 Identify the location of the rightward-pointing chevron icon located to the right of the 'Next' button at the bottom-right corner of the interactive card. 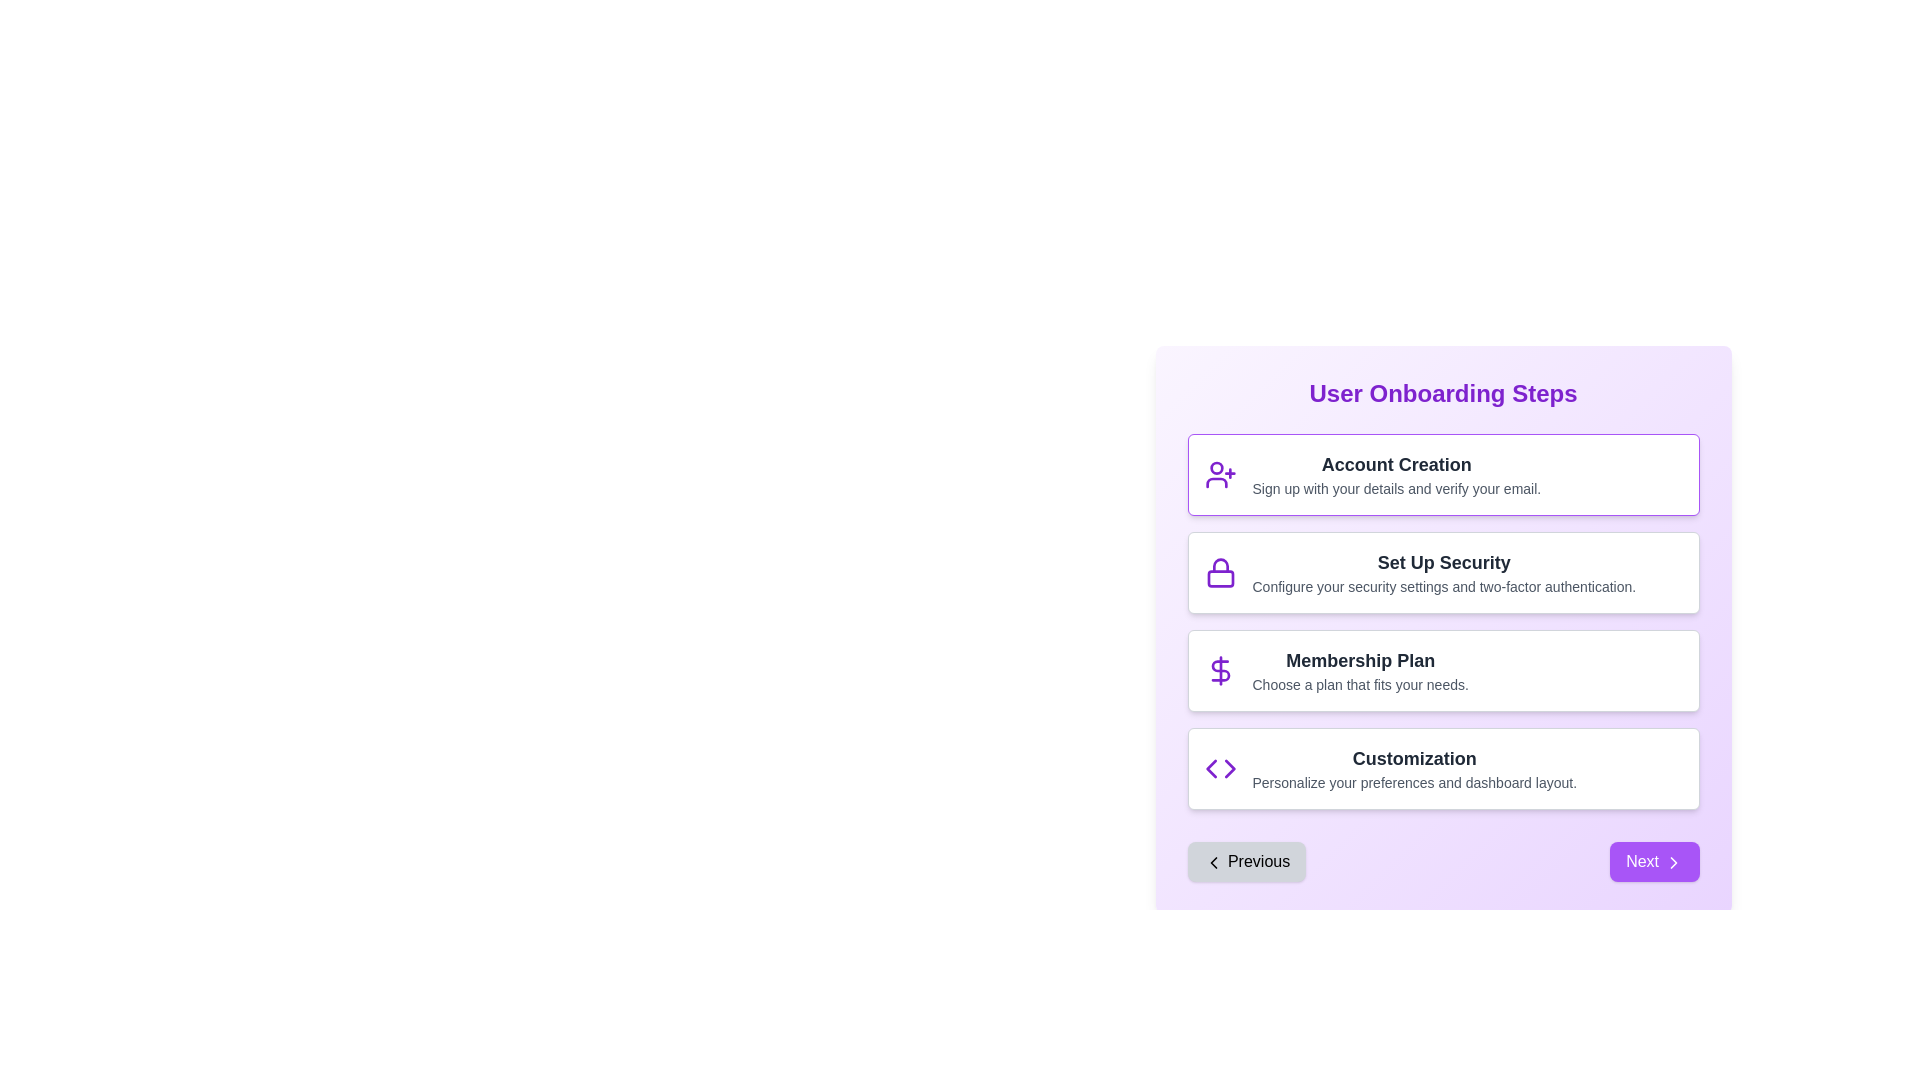
(1673, 861).